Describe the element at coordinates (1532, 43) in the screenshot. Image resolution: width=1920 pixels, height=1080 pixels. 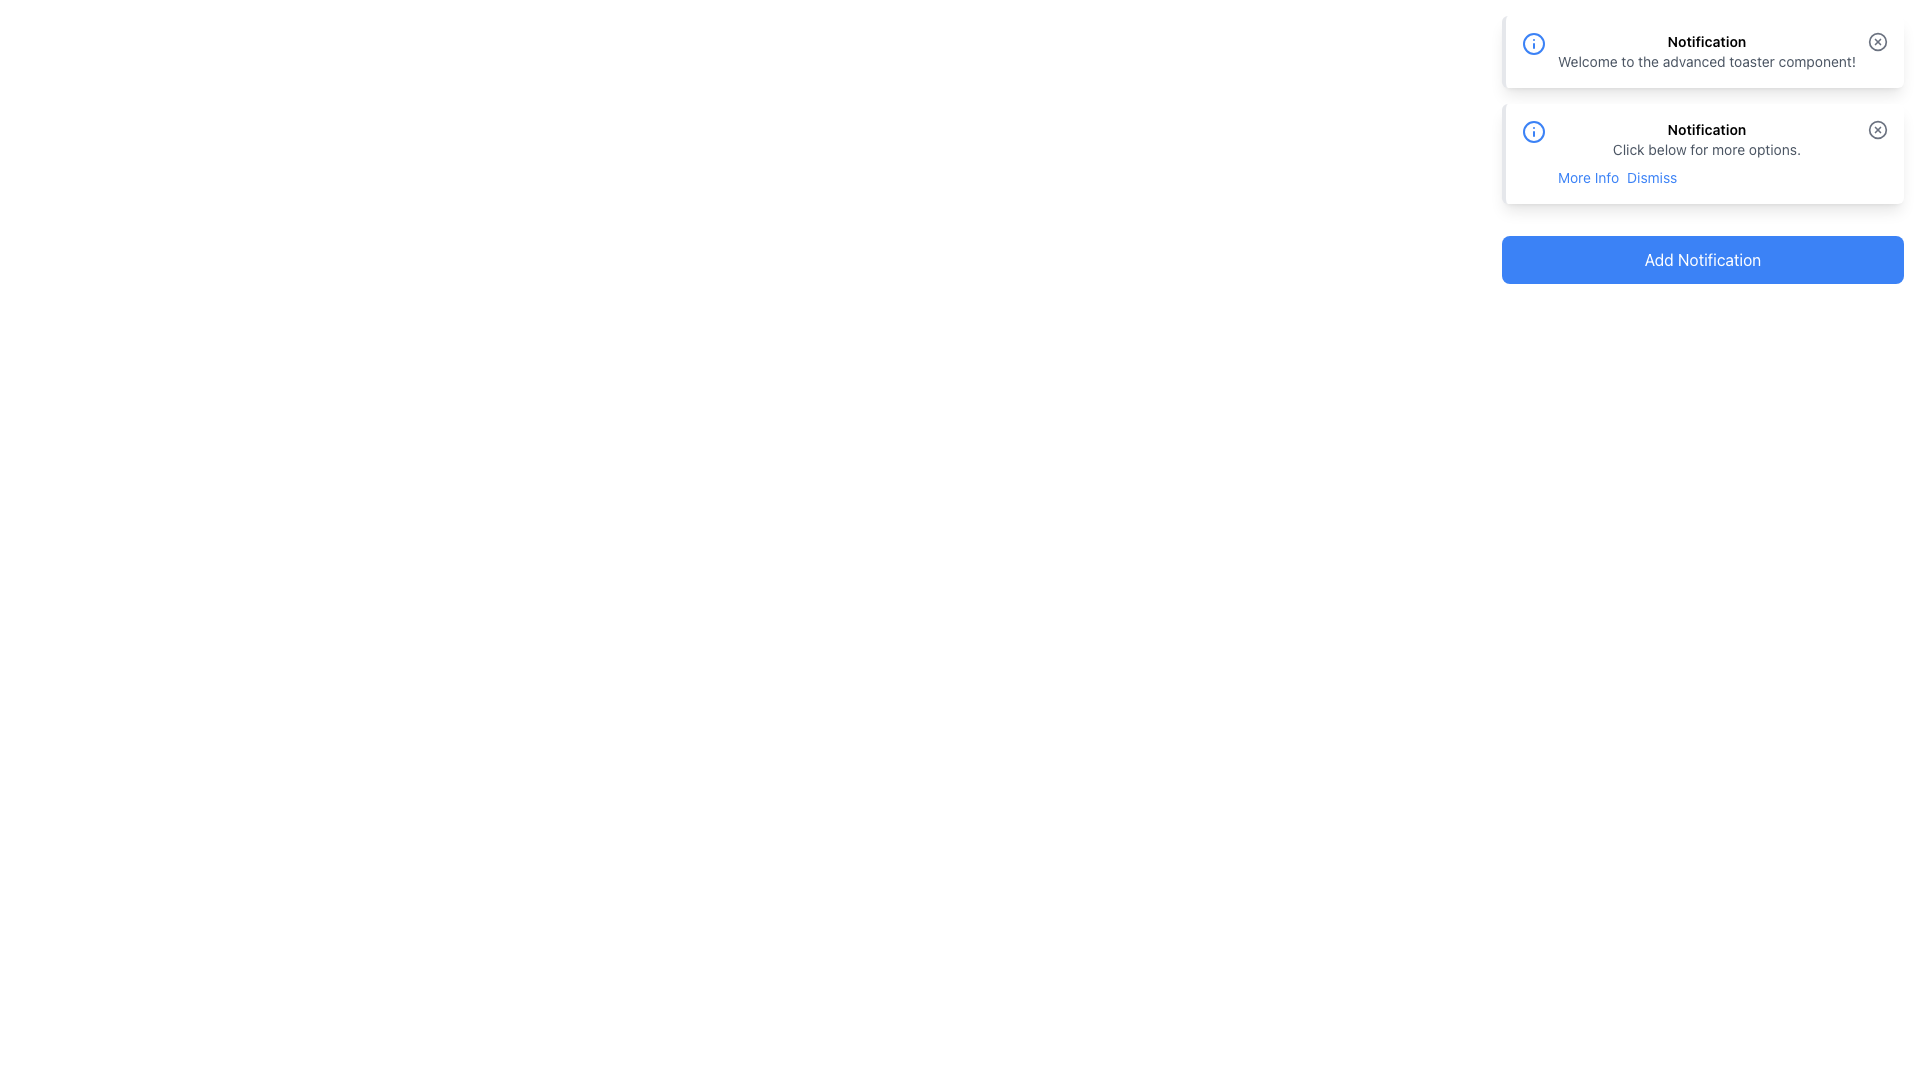
I see `the circular icon with a blue information symbol located at the top-left corner of the notification box adjacent to the bold heading 'Notification'` at that location.